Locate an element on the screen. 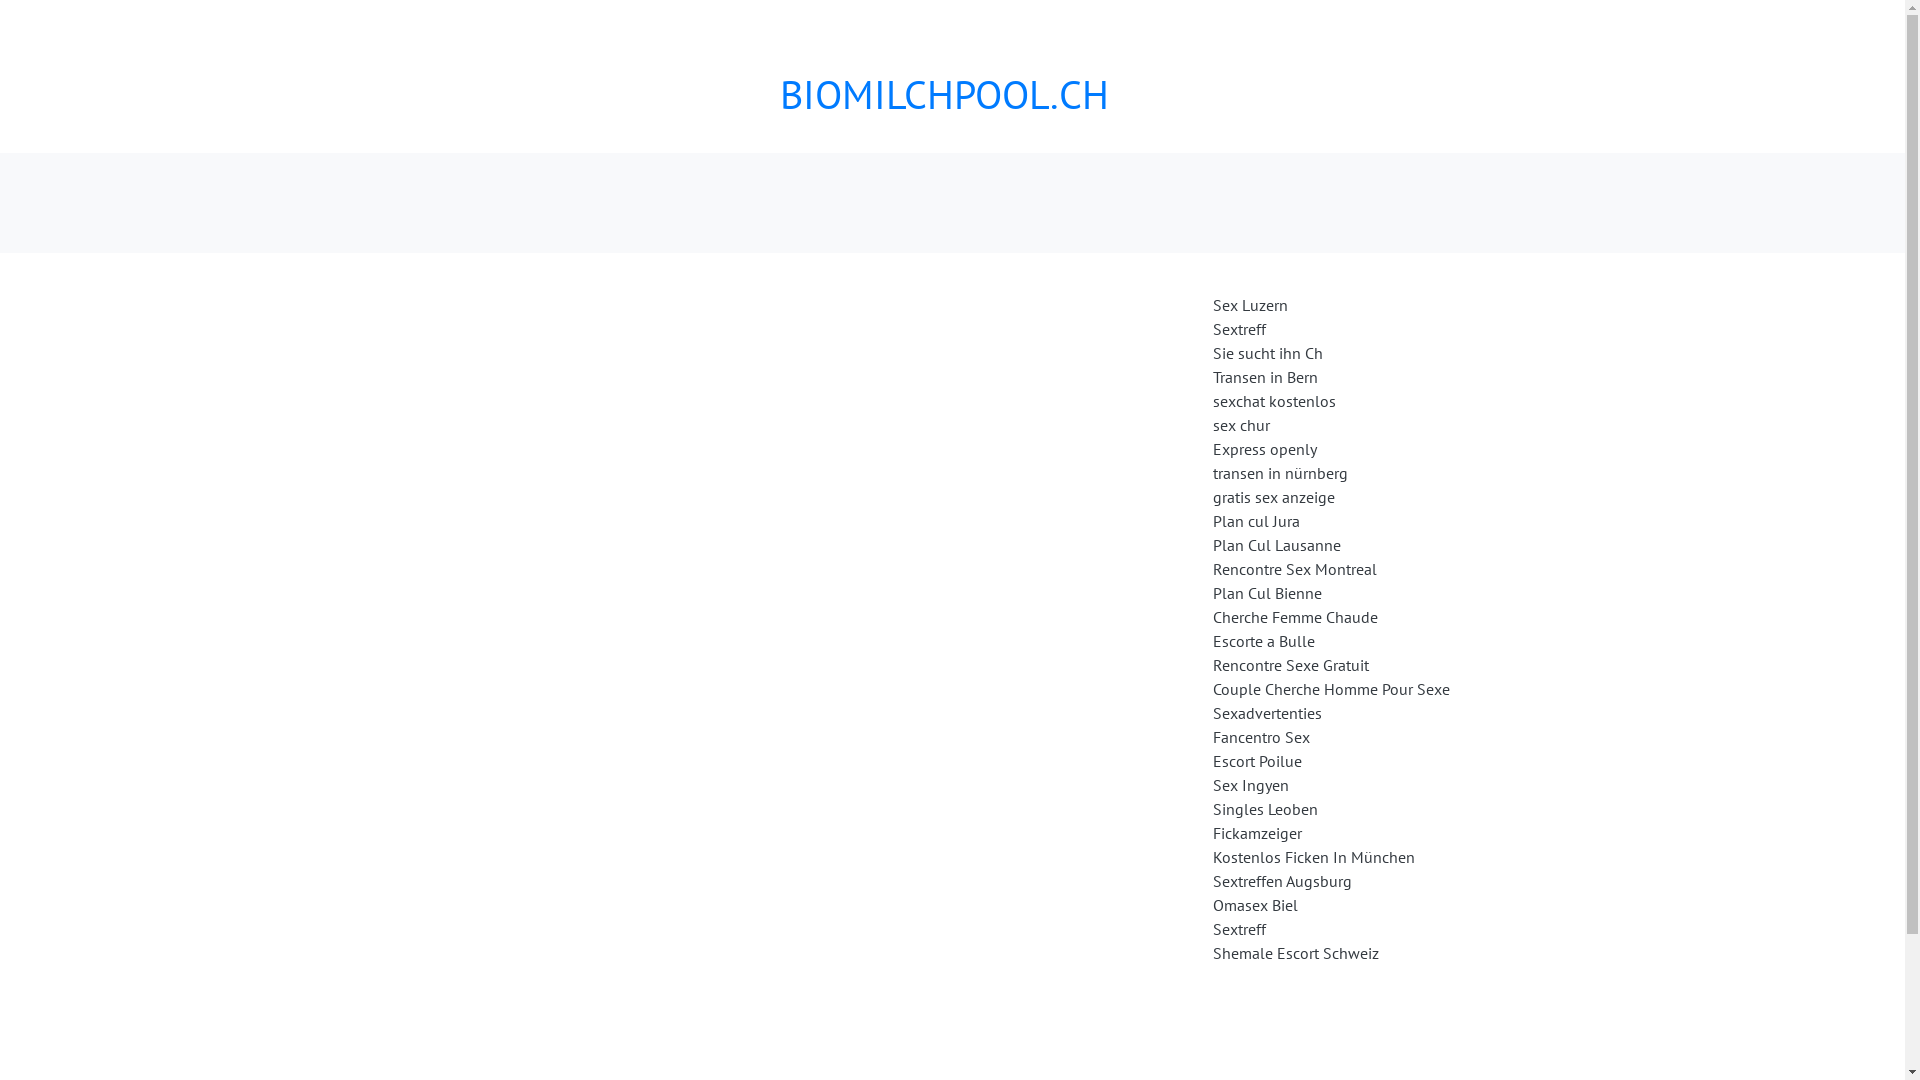 This screenshot has width=1920, height=1080. 'Plan Cul Lausanne' is located at coordinates (1275, 544).